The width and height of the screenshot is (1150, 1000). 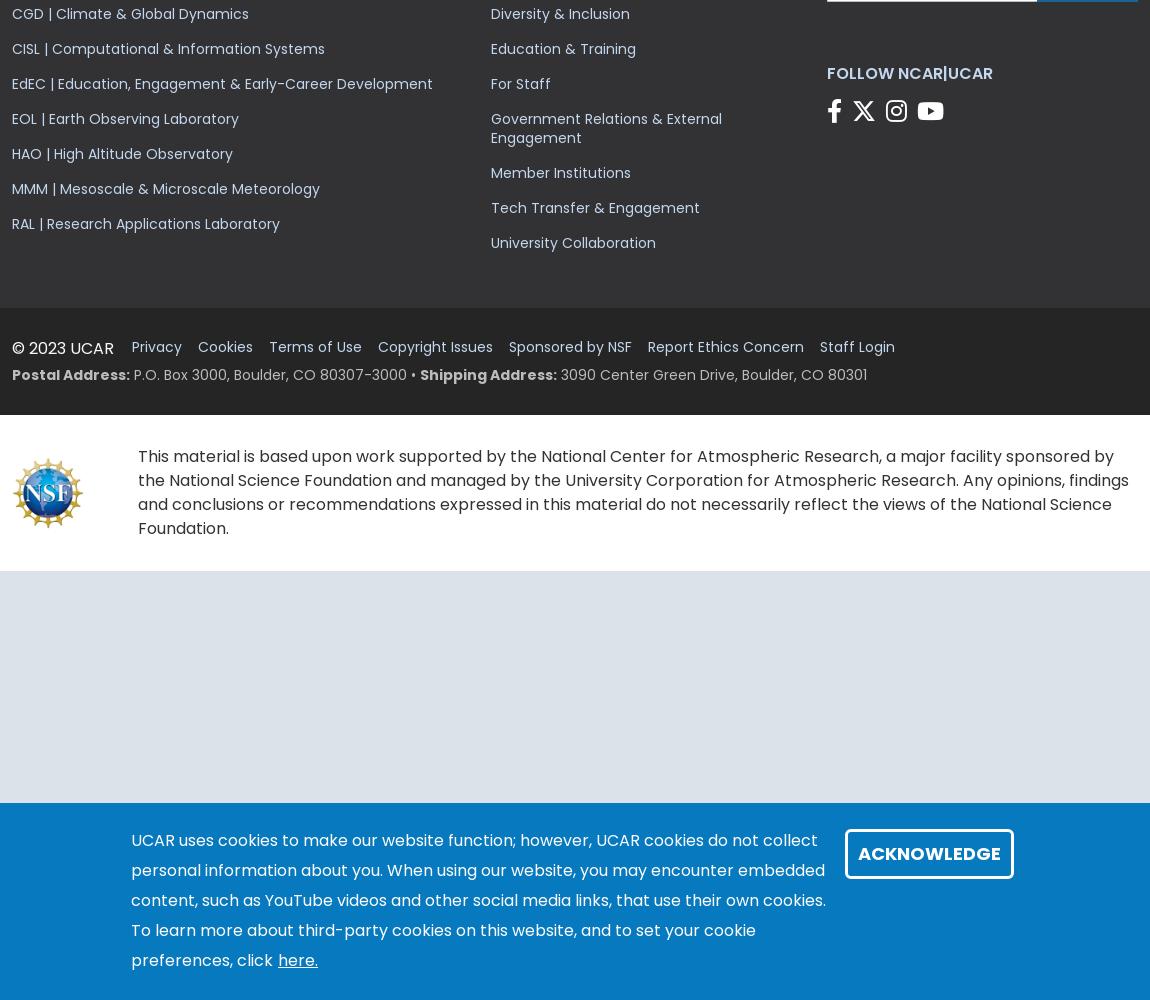 What do you see at coordinates (563, 49) in the screenshot?
I see `'Education & Training'` at bounding box center [563, 49].